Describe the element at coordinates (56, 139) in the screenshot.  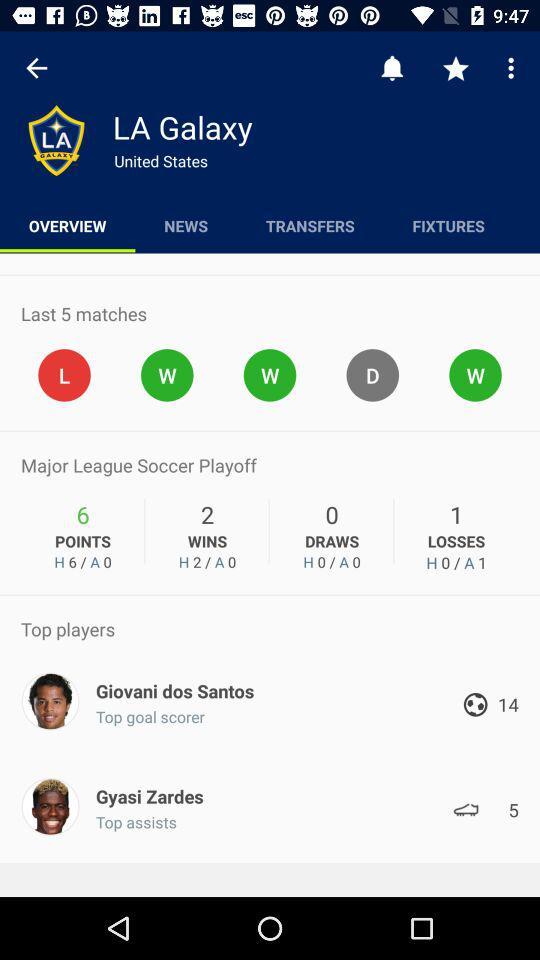
I see `the logo which contains la galaxy` at that location.